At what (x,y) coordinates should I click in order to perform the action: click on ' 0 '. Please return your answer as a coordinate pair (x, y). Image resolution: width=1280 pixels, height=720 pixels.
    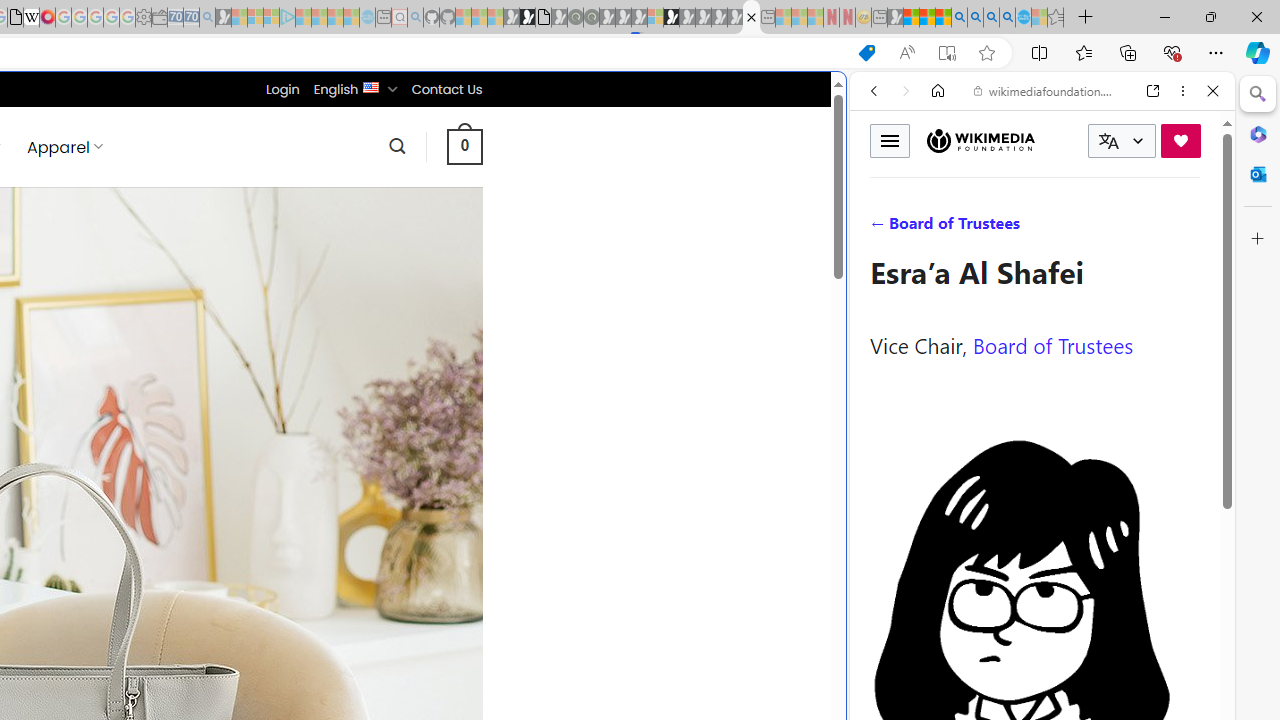
    Looking at the image, I should click on (463, 145).